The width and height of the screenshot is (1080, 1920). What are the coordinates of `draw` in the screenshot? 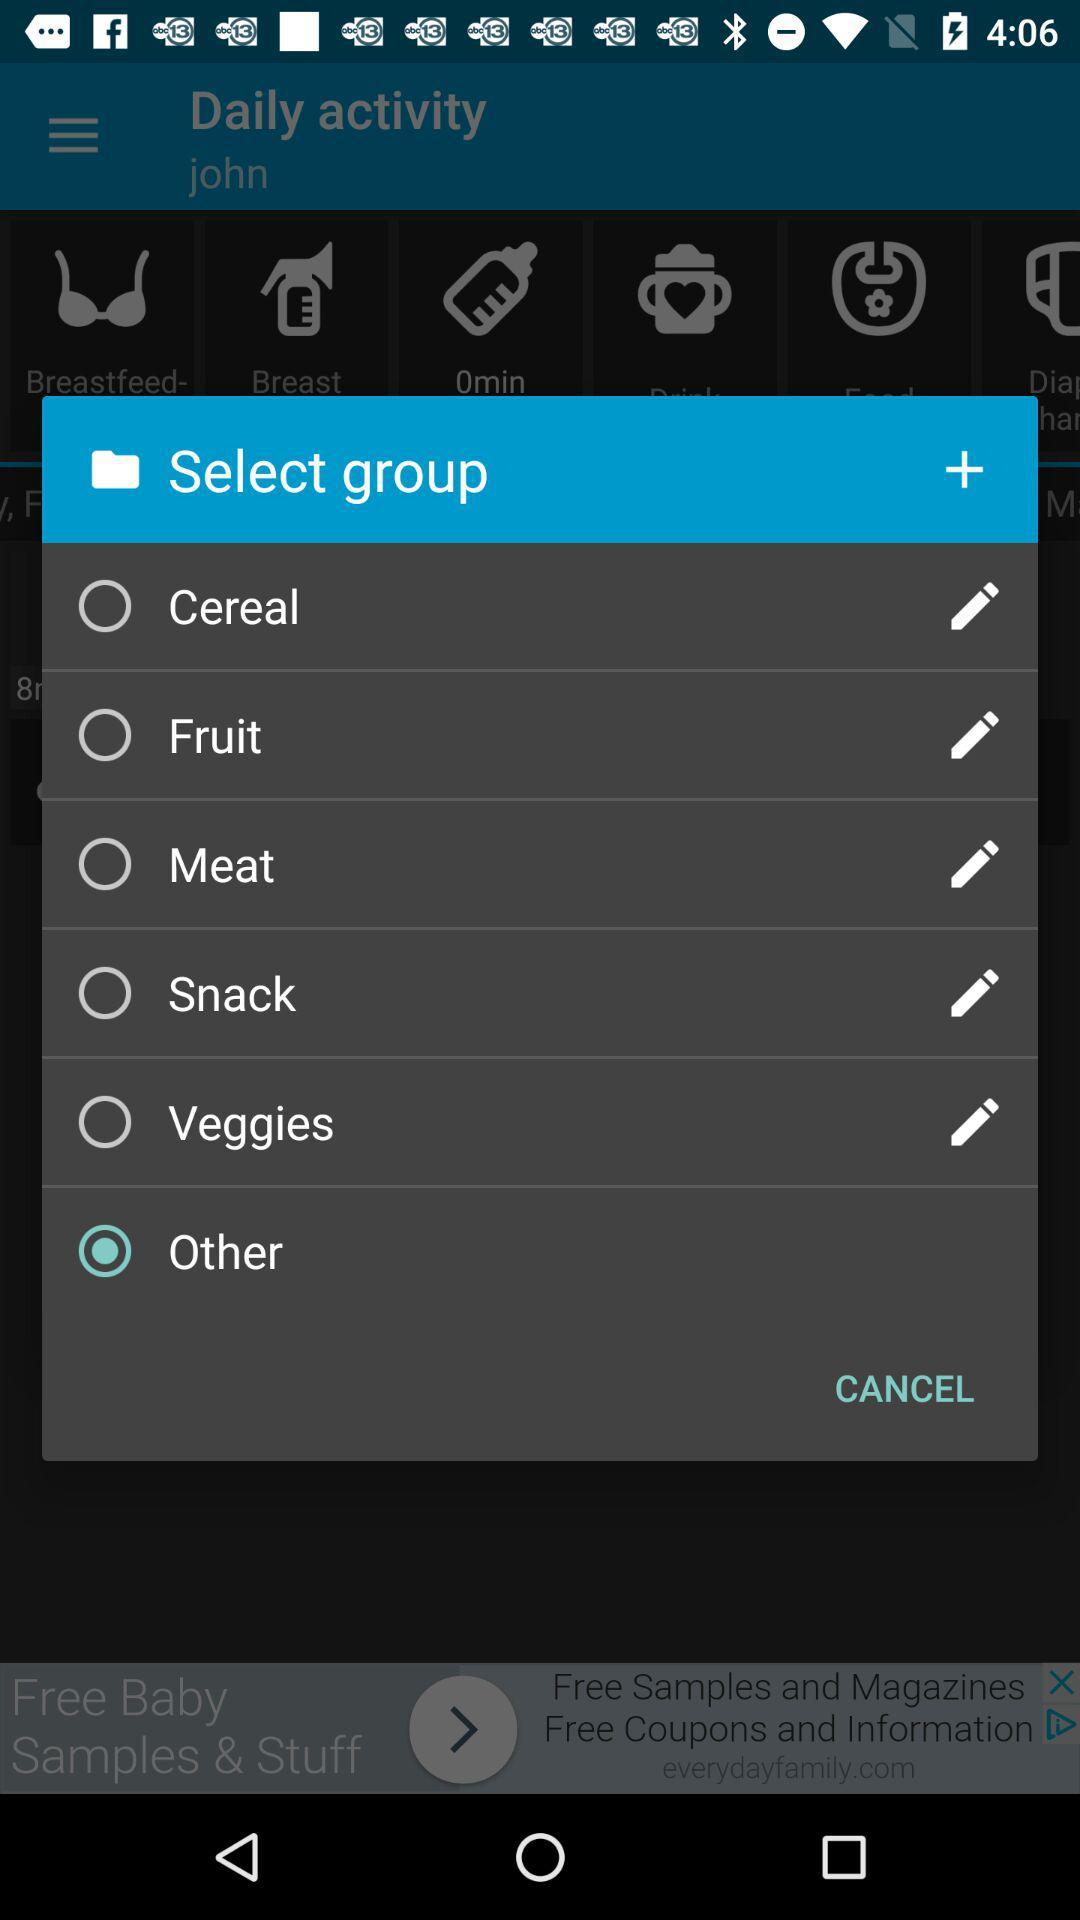 It's located at (974, 993).